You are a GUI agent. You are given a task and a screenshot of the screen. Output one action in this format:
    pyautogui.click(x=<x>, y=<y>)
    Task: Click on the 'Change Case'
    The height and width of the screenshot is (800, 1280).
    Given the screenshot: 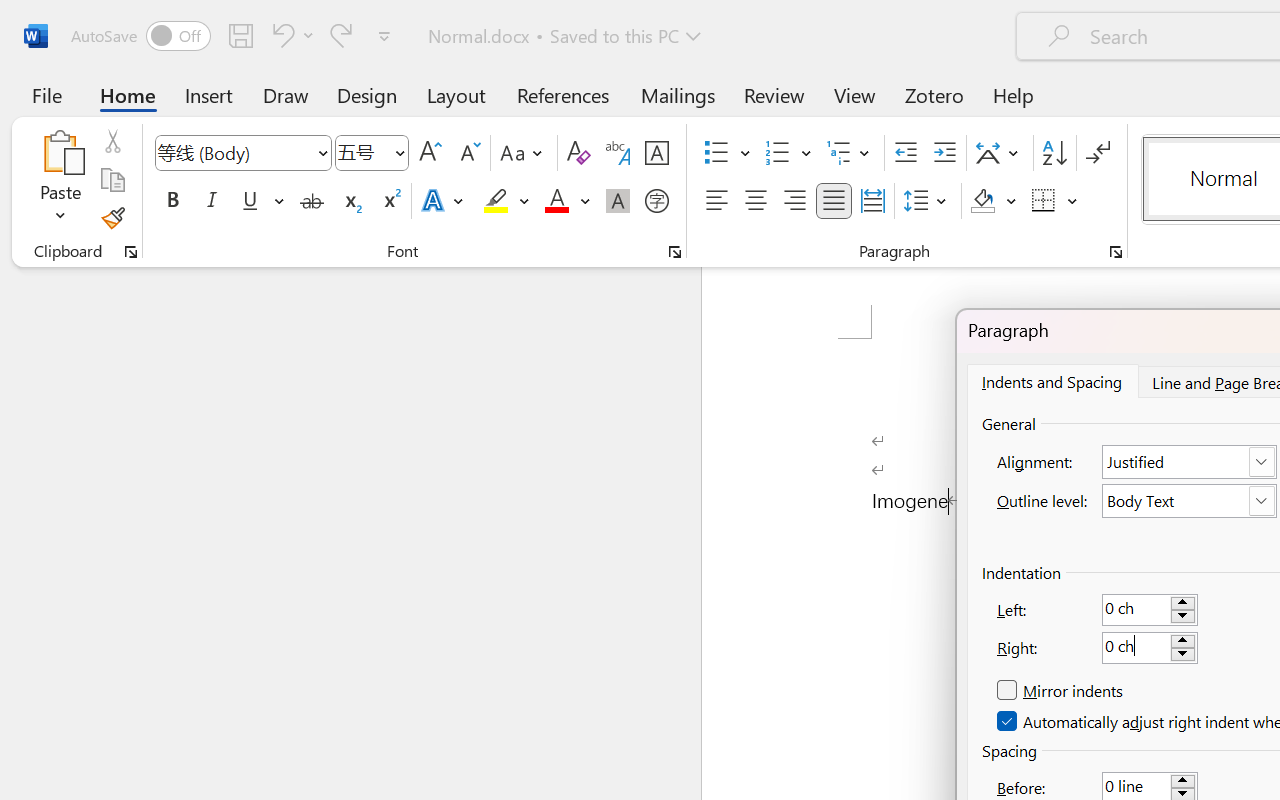 What is the action you would take?
    pyautogui.click(x=524, y=153)
    